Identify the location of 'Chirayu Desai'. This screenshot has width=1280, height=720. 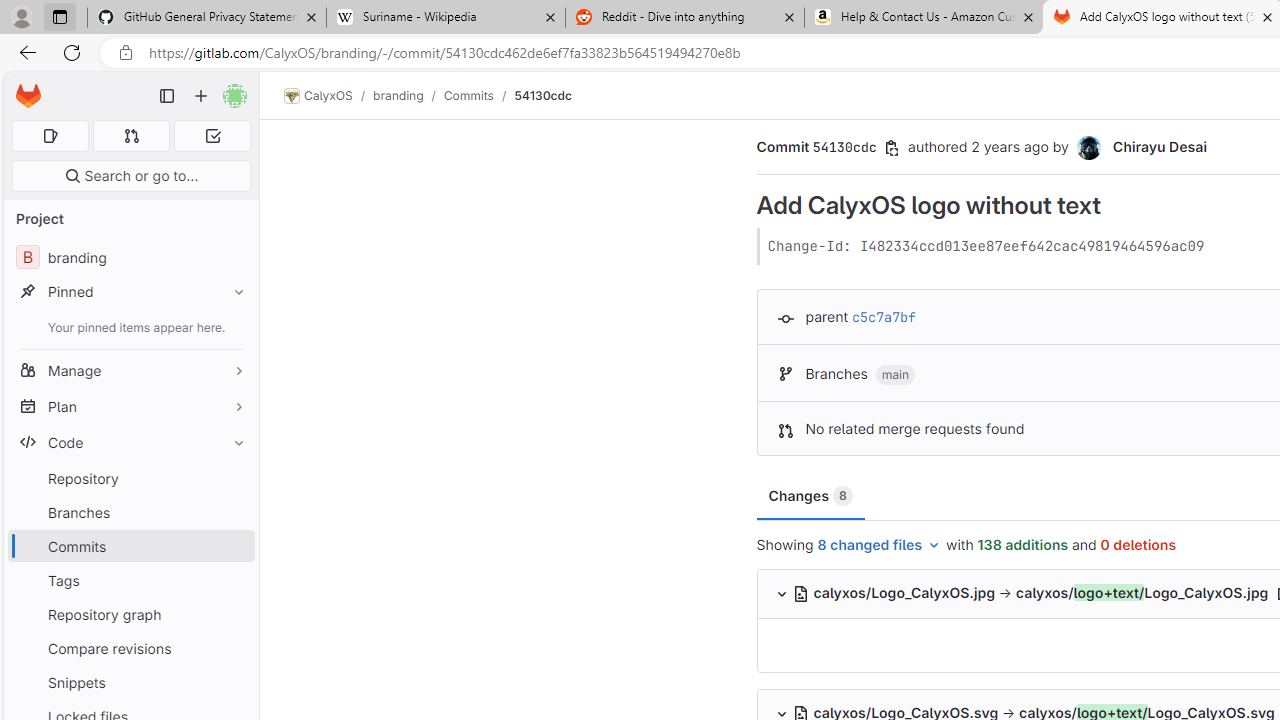
(1089, 147).